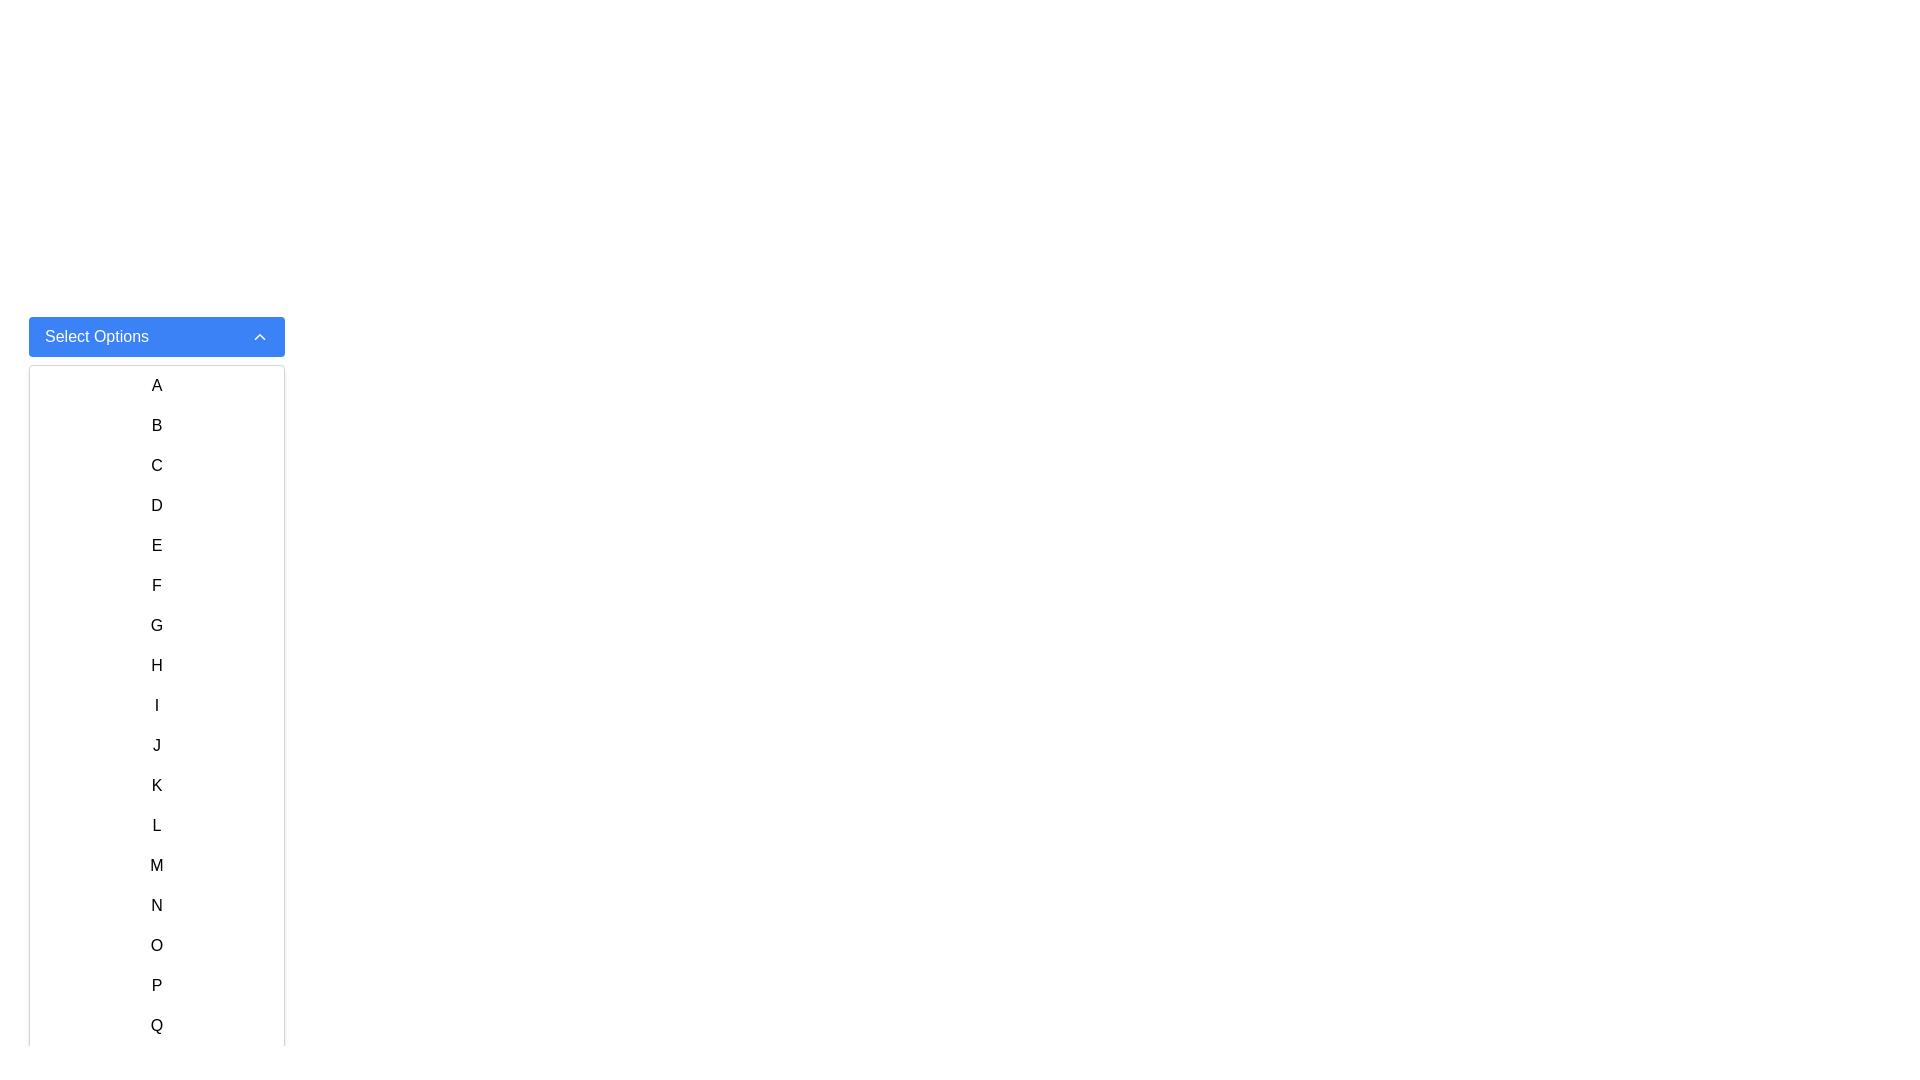 The height and width of the screenshot is (1080, 1920). I want to click on the third selectable option in the 'Select Options' dropdown menu, so click(156, 466).